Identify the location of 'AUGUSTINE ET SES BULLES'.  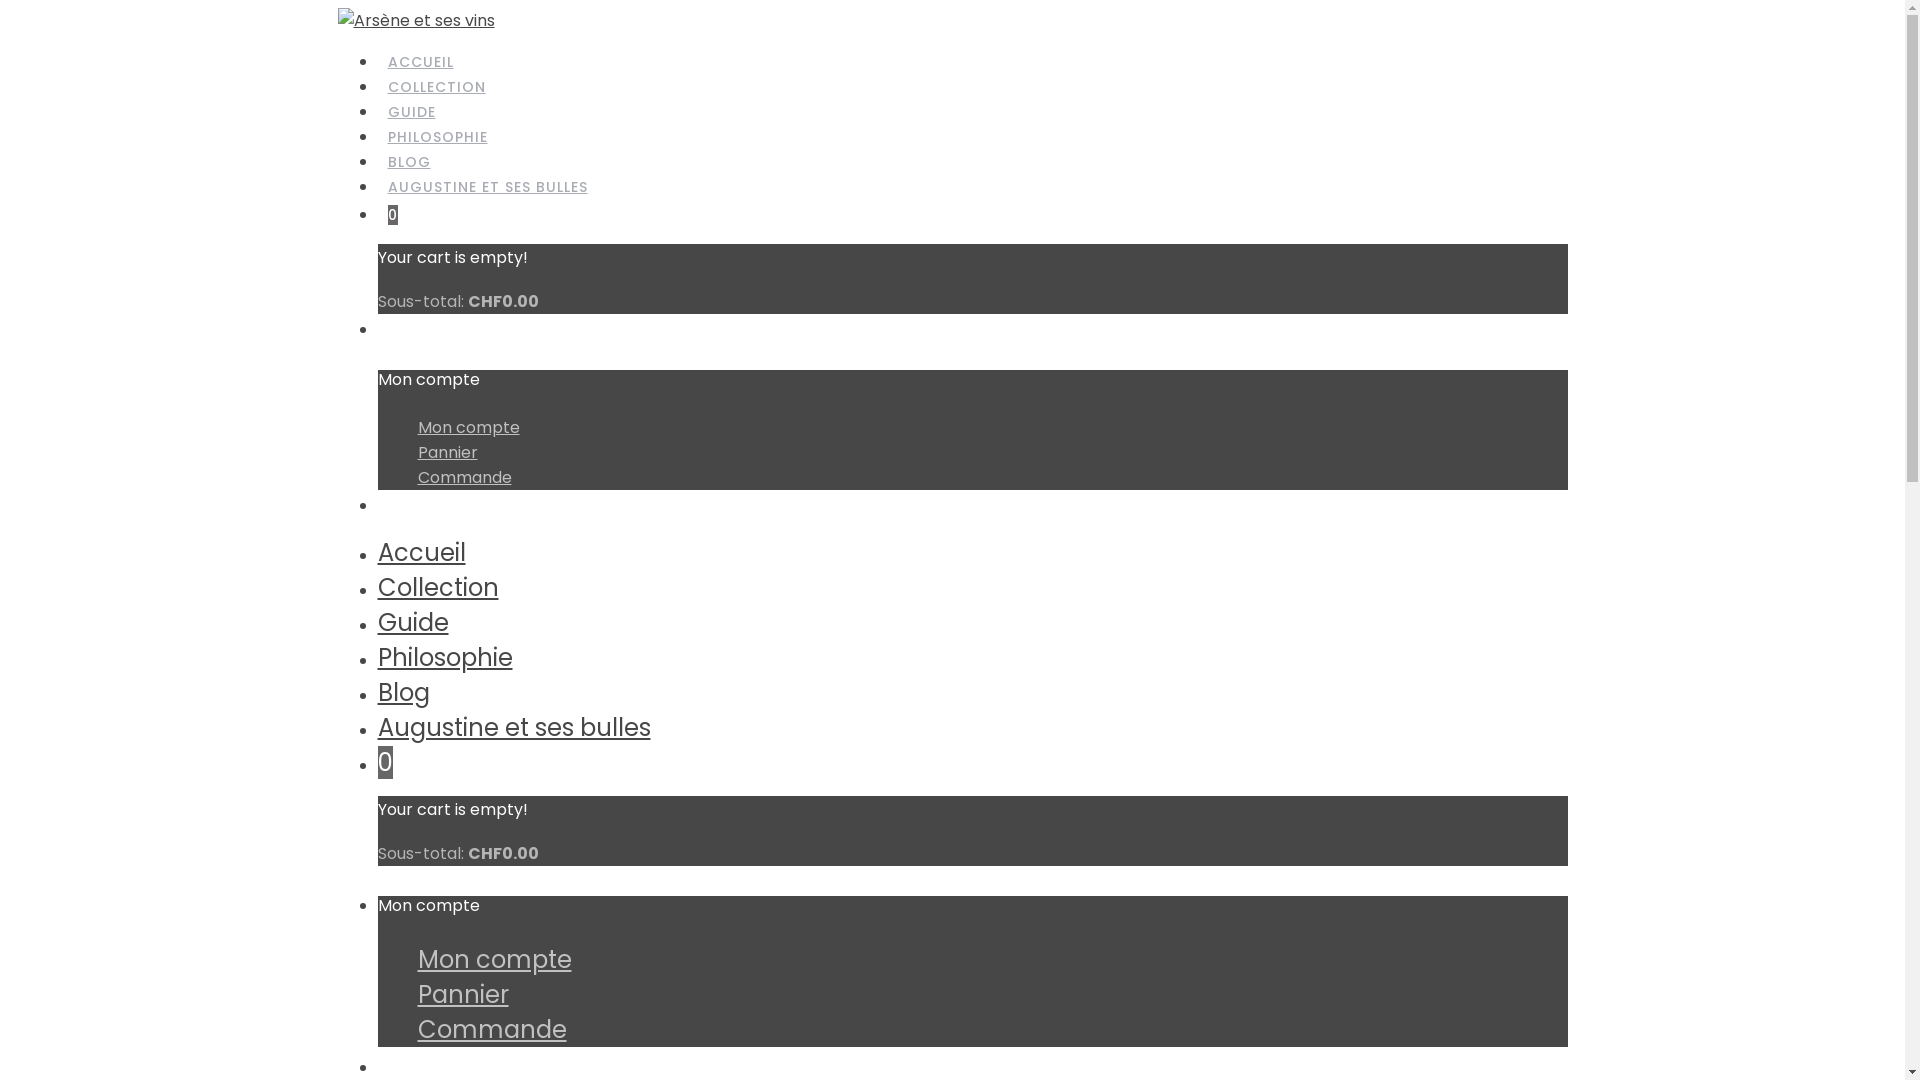
(488, 188).